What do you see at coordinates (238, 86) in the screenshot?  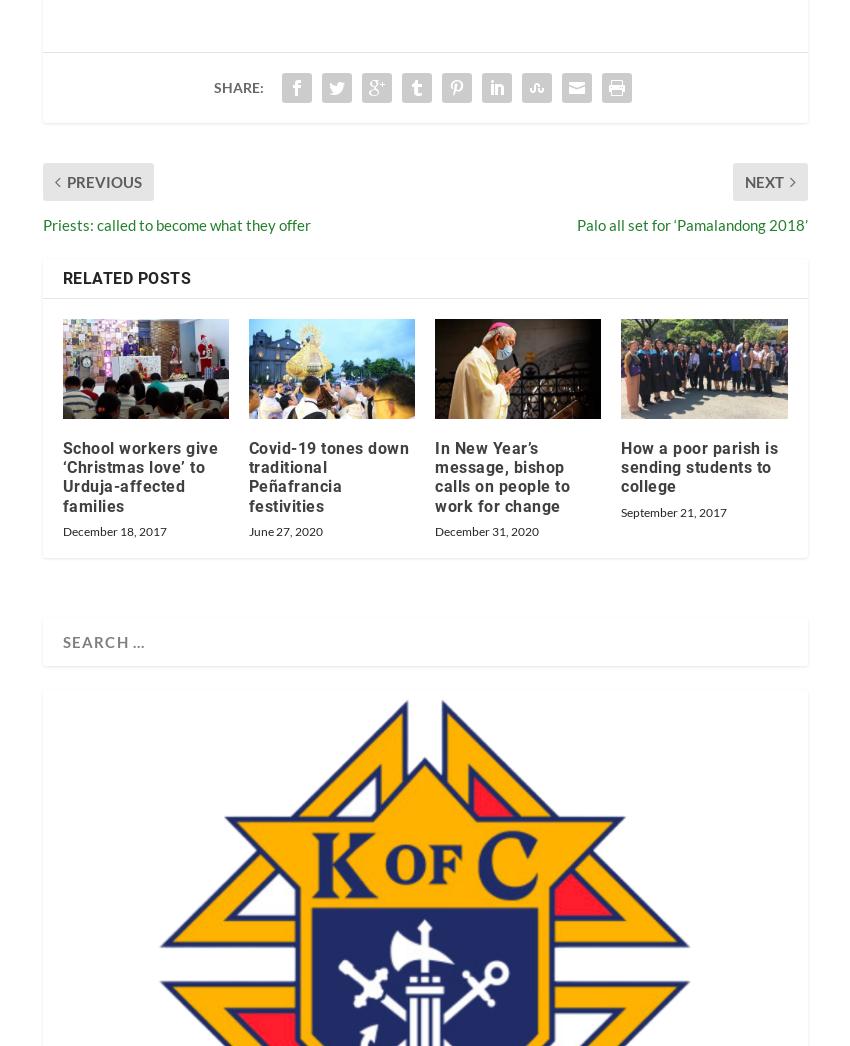 I see `'Share:'` at bounding box center [238, 86].